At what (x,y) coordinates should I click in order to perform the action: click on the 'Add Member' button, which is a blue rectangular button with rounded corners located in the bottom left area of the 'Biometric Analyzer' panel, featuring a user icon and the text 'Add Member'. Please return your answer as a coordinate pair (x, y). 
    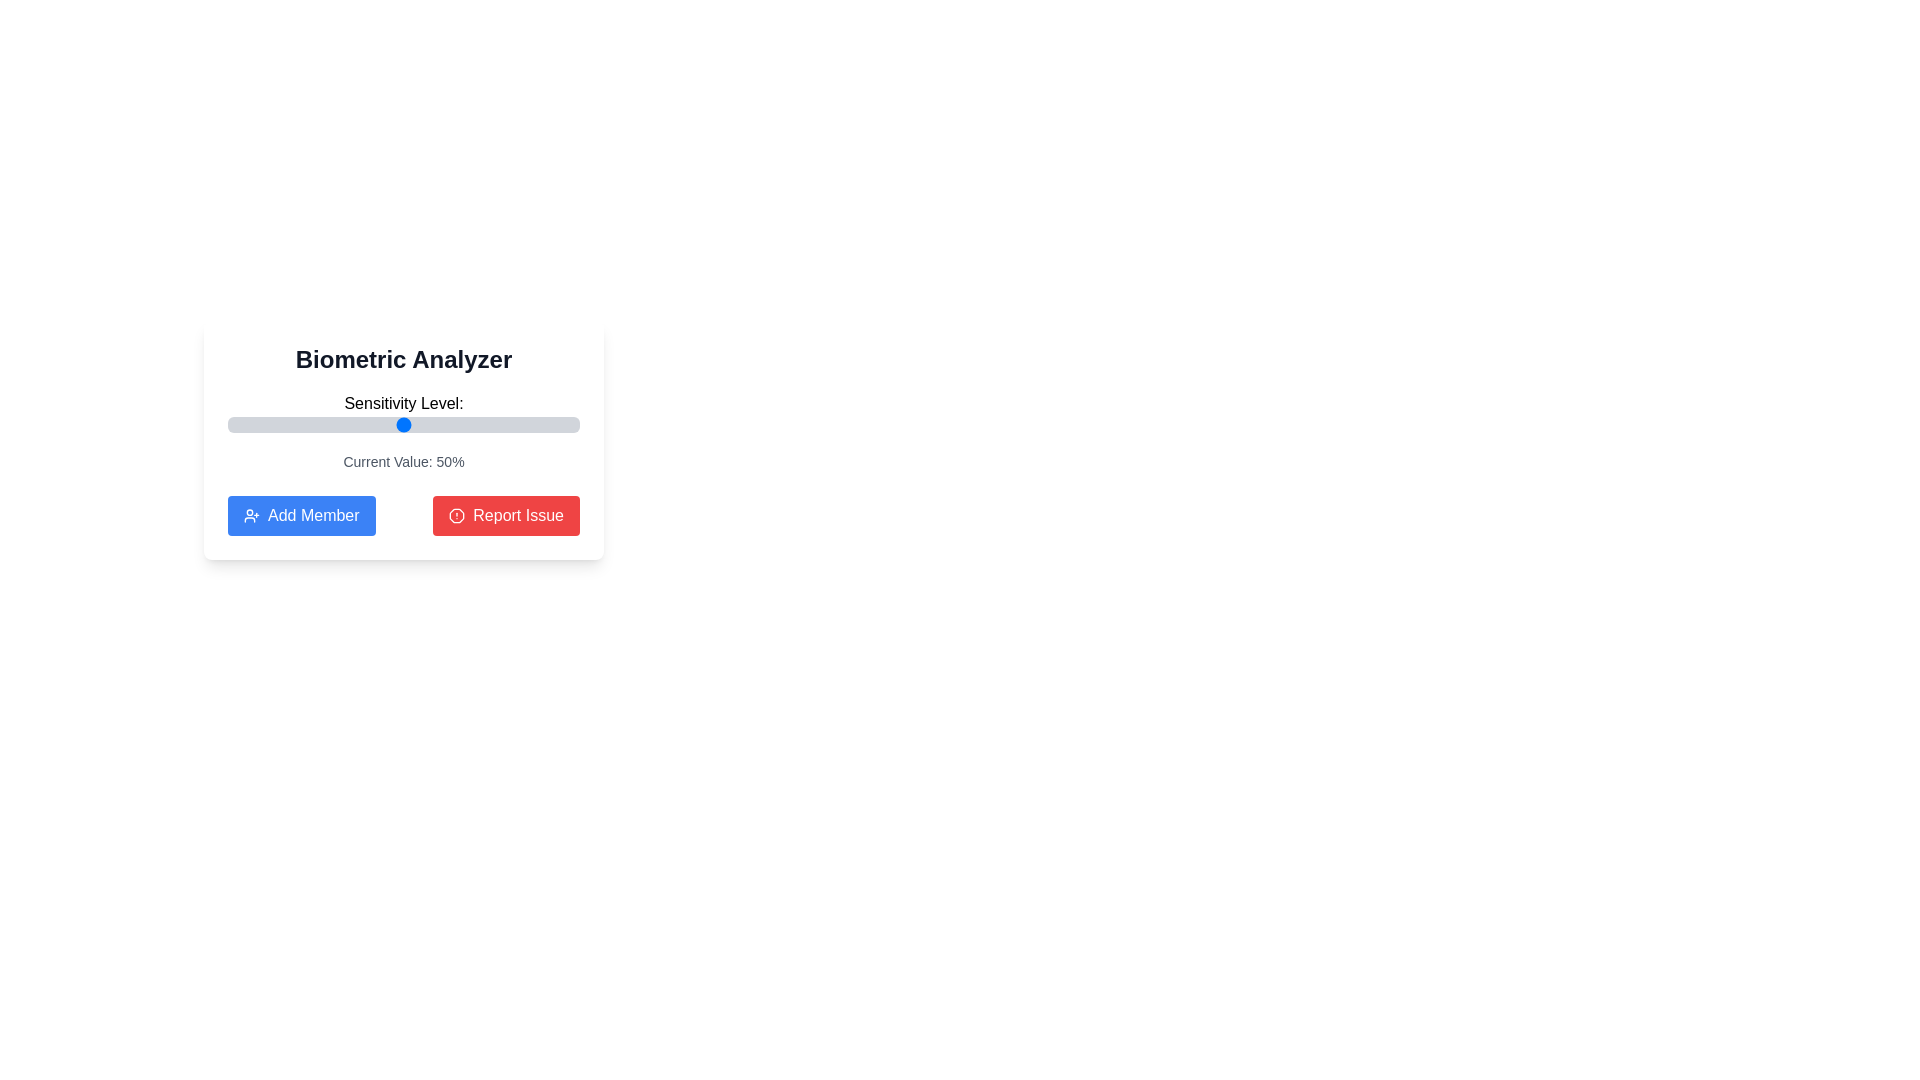
    Looking at the image, I should click on (300, 515).